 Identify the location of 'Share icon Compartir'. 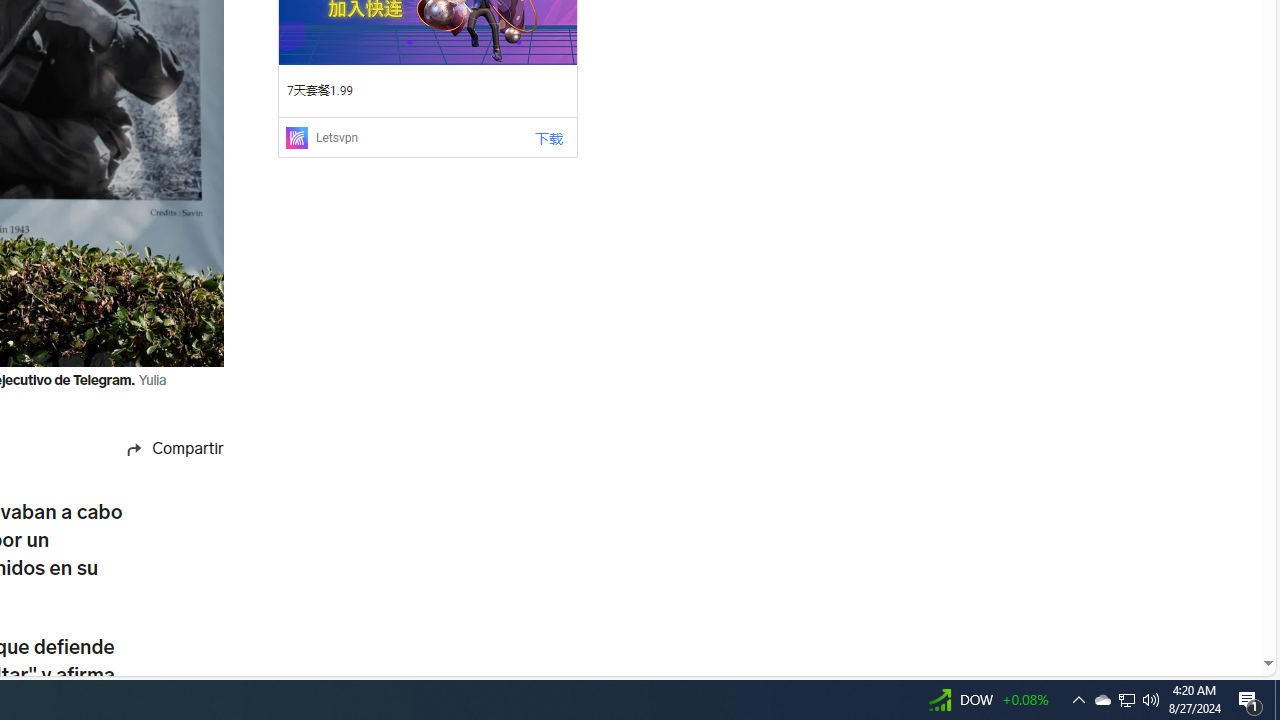
(152, 448).